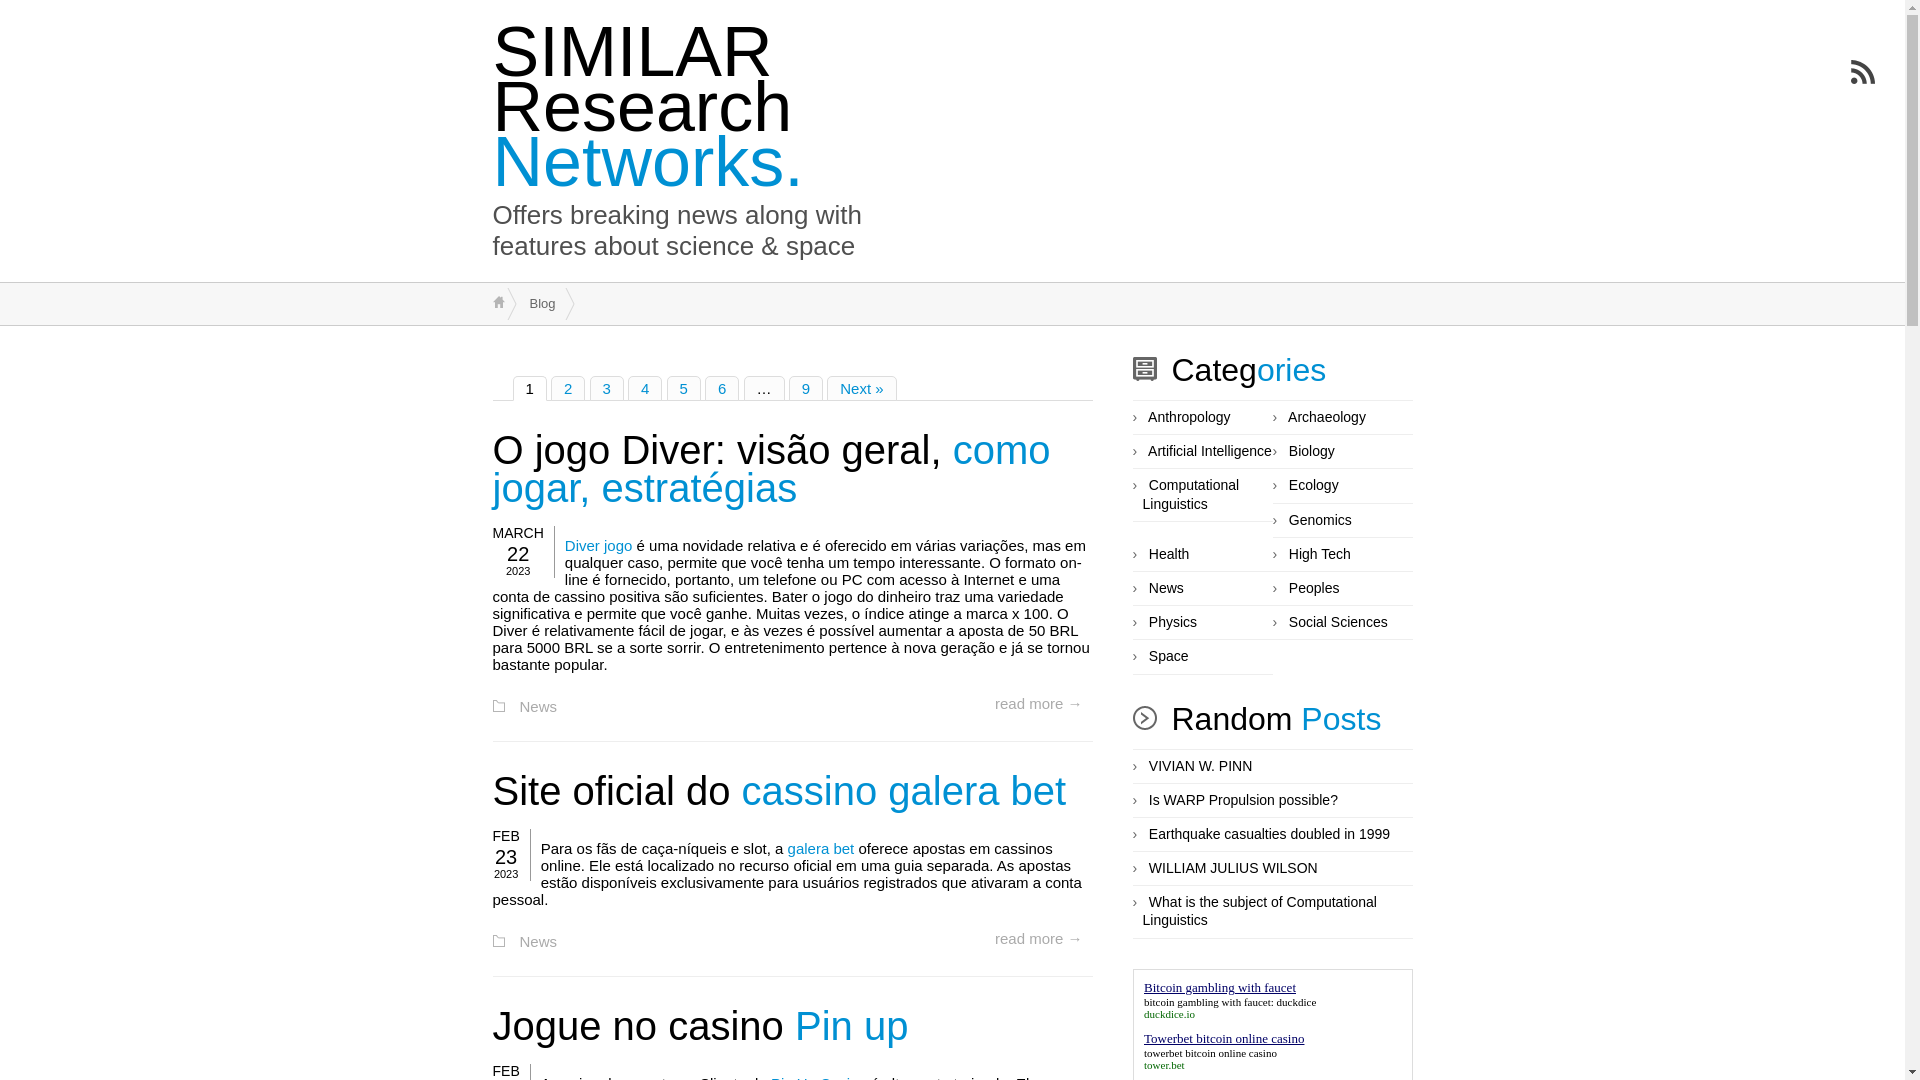 The height and width of the screenshot is (1080, 1920). What do you see at coordinates (1861, 71) in the screenshot?
I see `'Subscribe to RSS Feed'` at bounding box center [1861, 71].